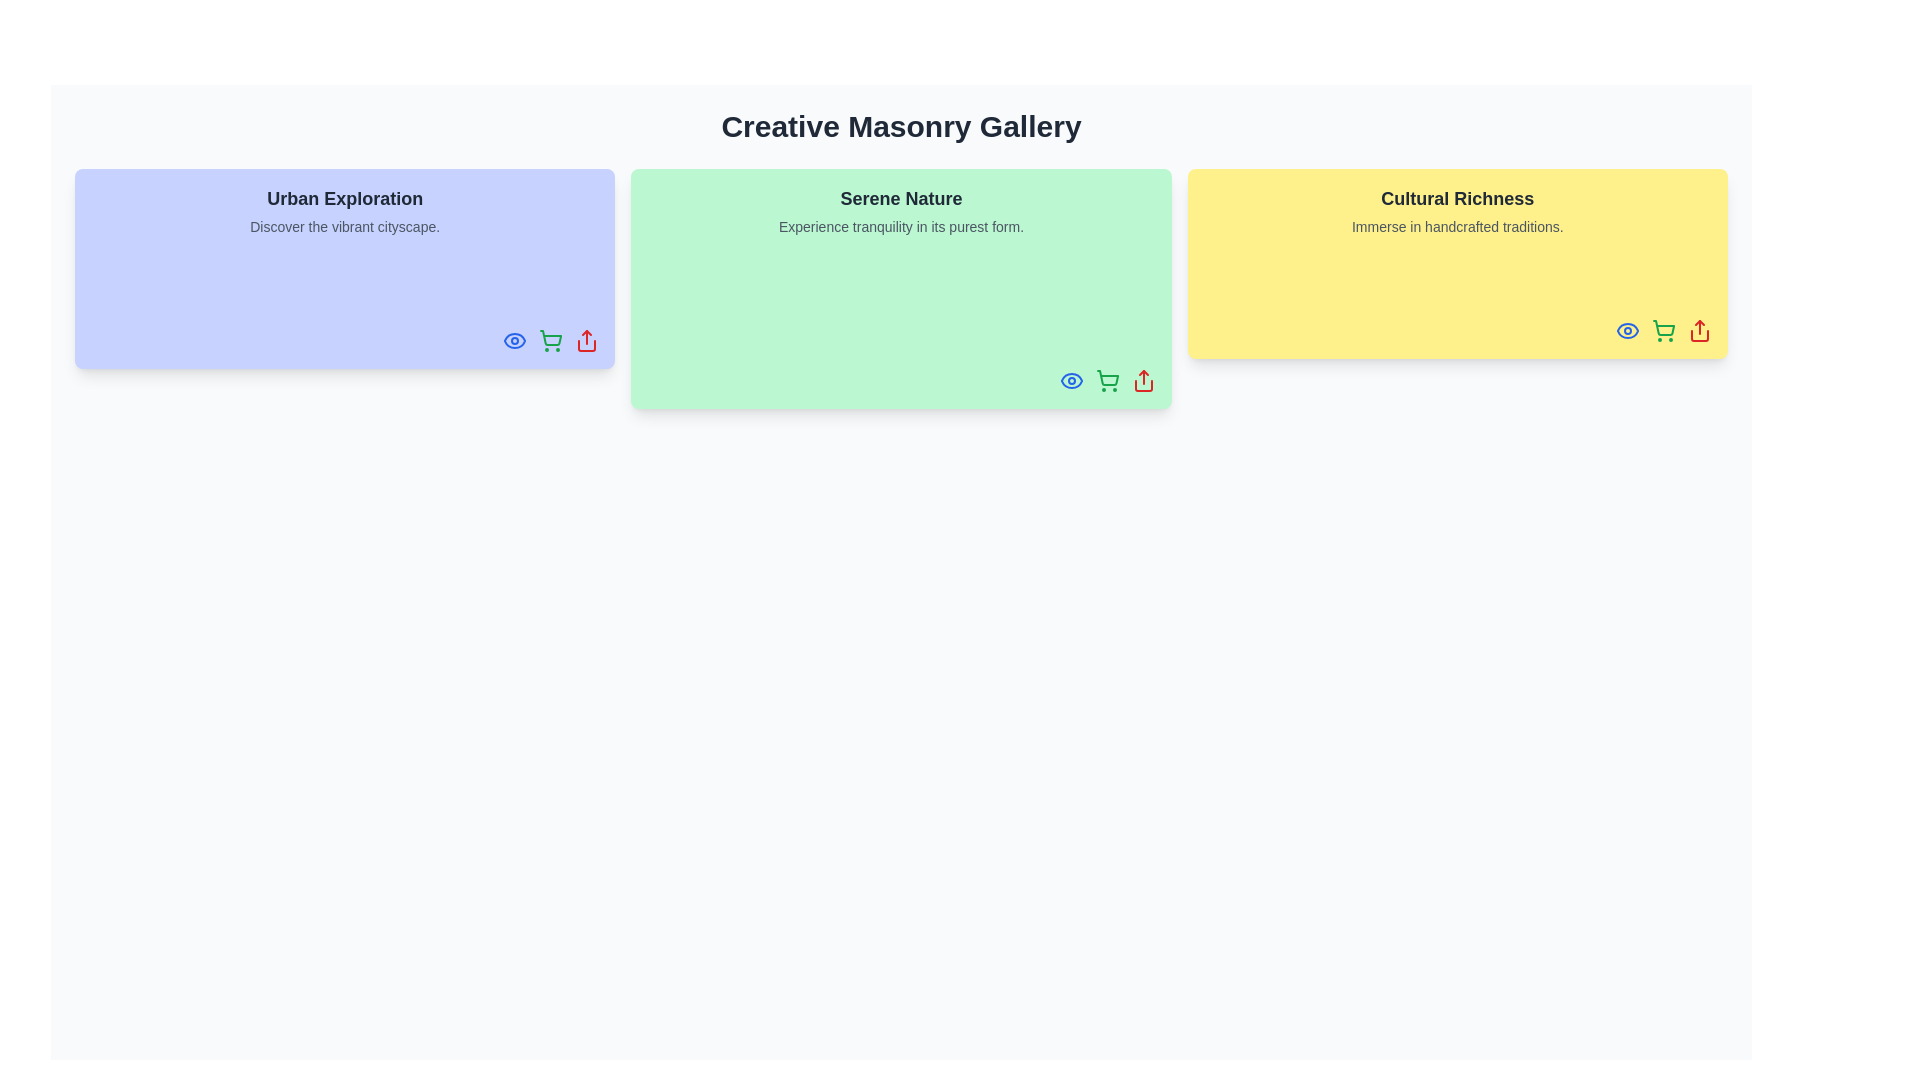  What do you see at coordinates (345, 226) in the screenshot?
I see `the descriptive subtitle text element located in the first card beneath the heading 'Urban Exploration' and above the icons` at bounding box center [345, 226].